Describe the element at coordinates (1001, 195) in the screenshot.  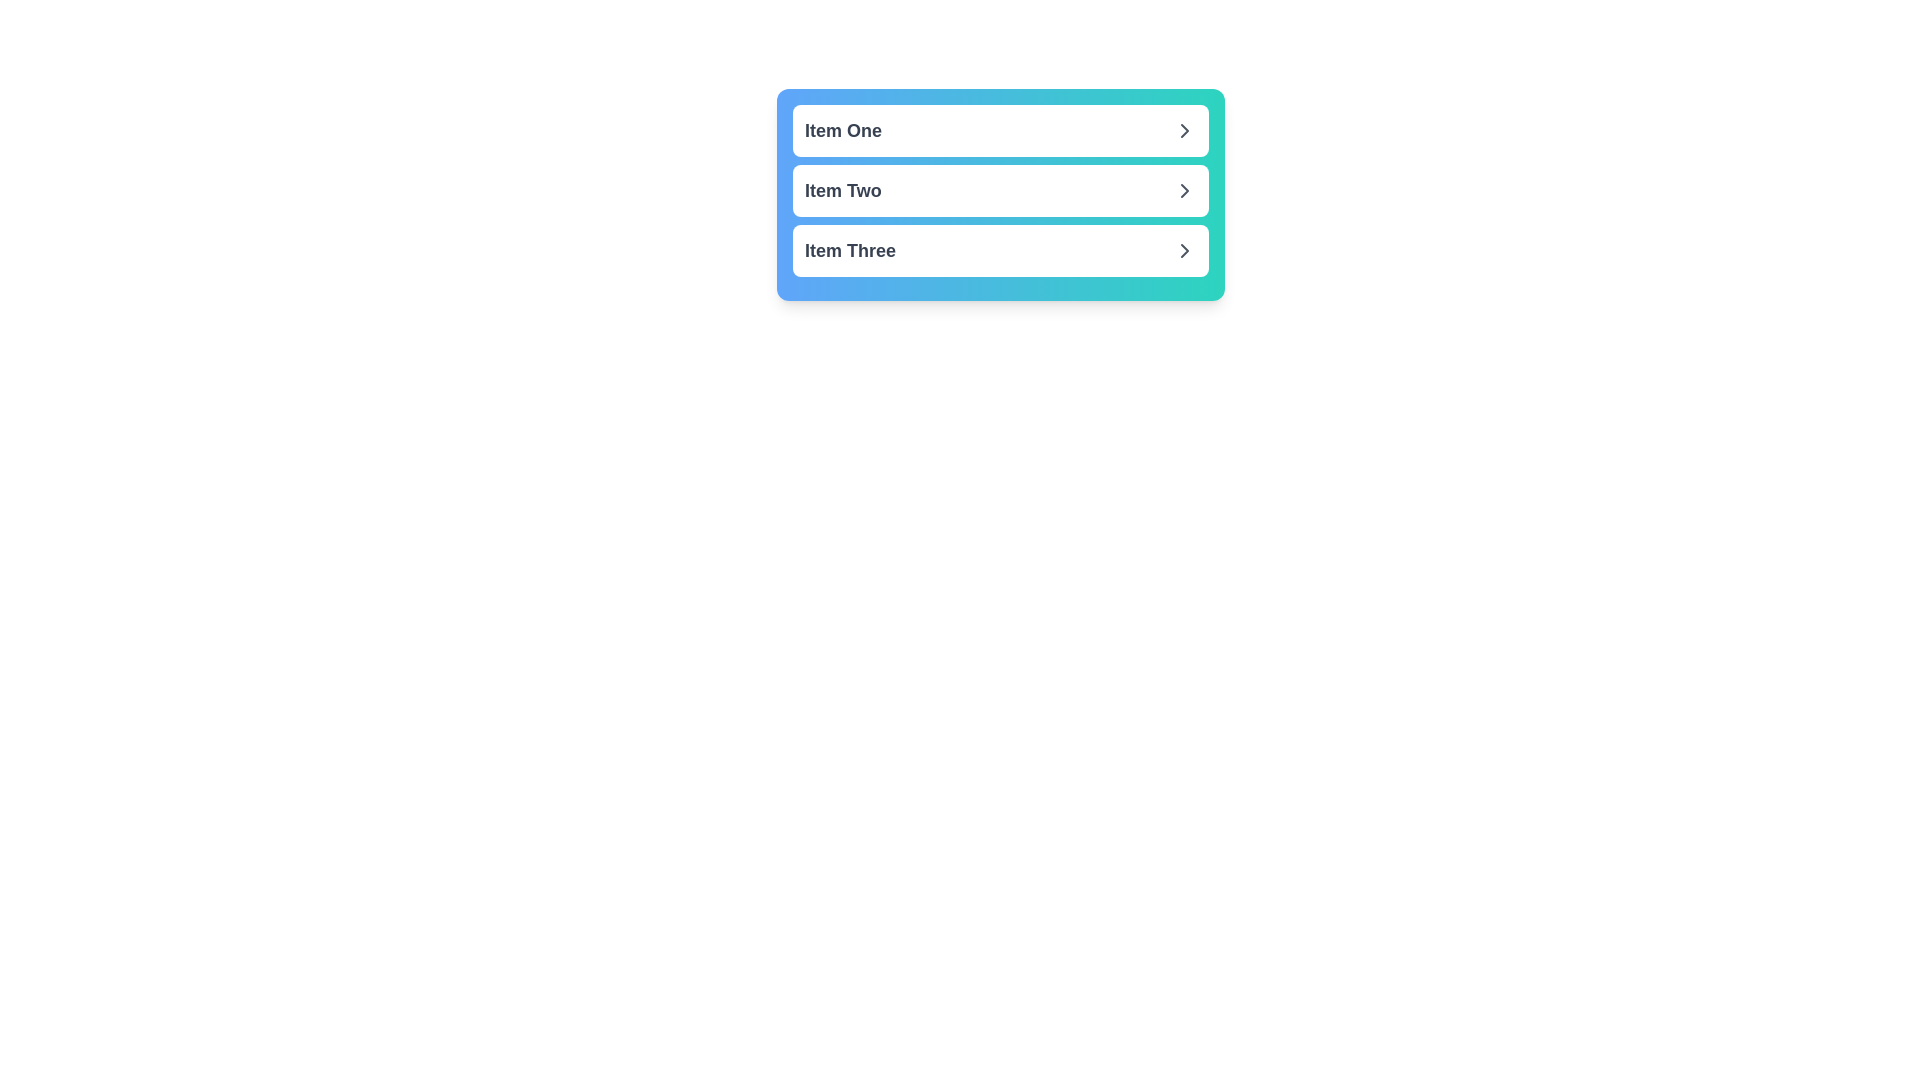
I see `the second selectable list item, which is positioned centrally in a stacked list` at that location.